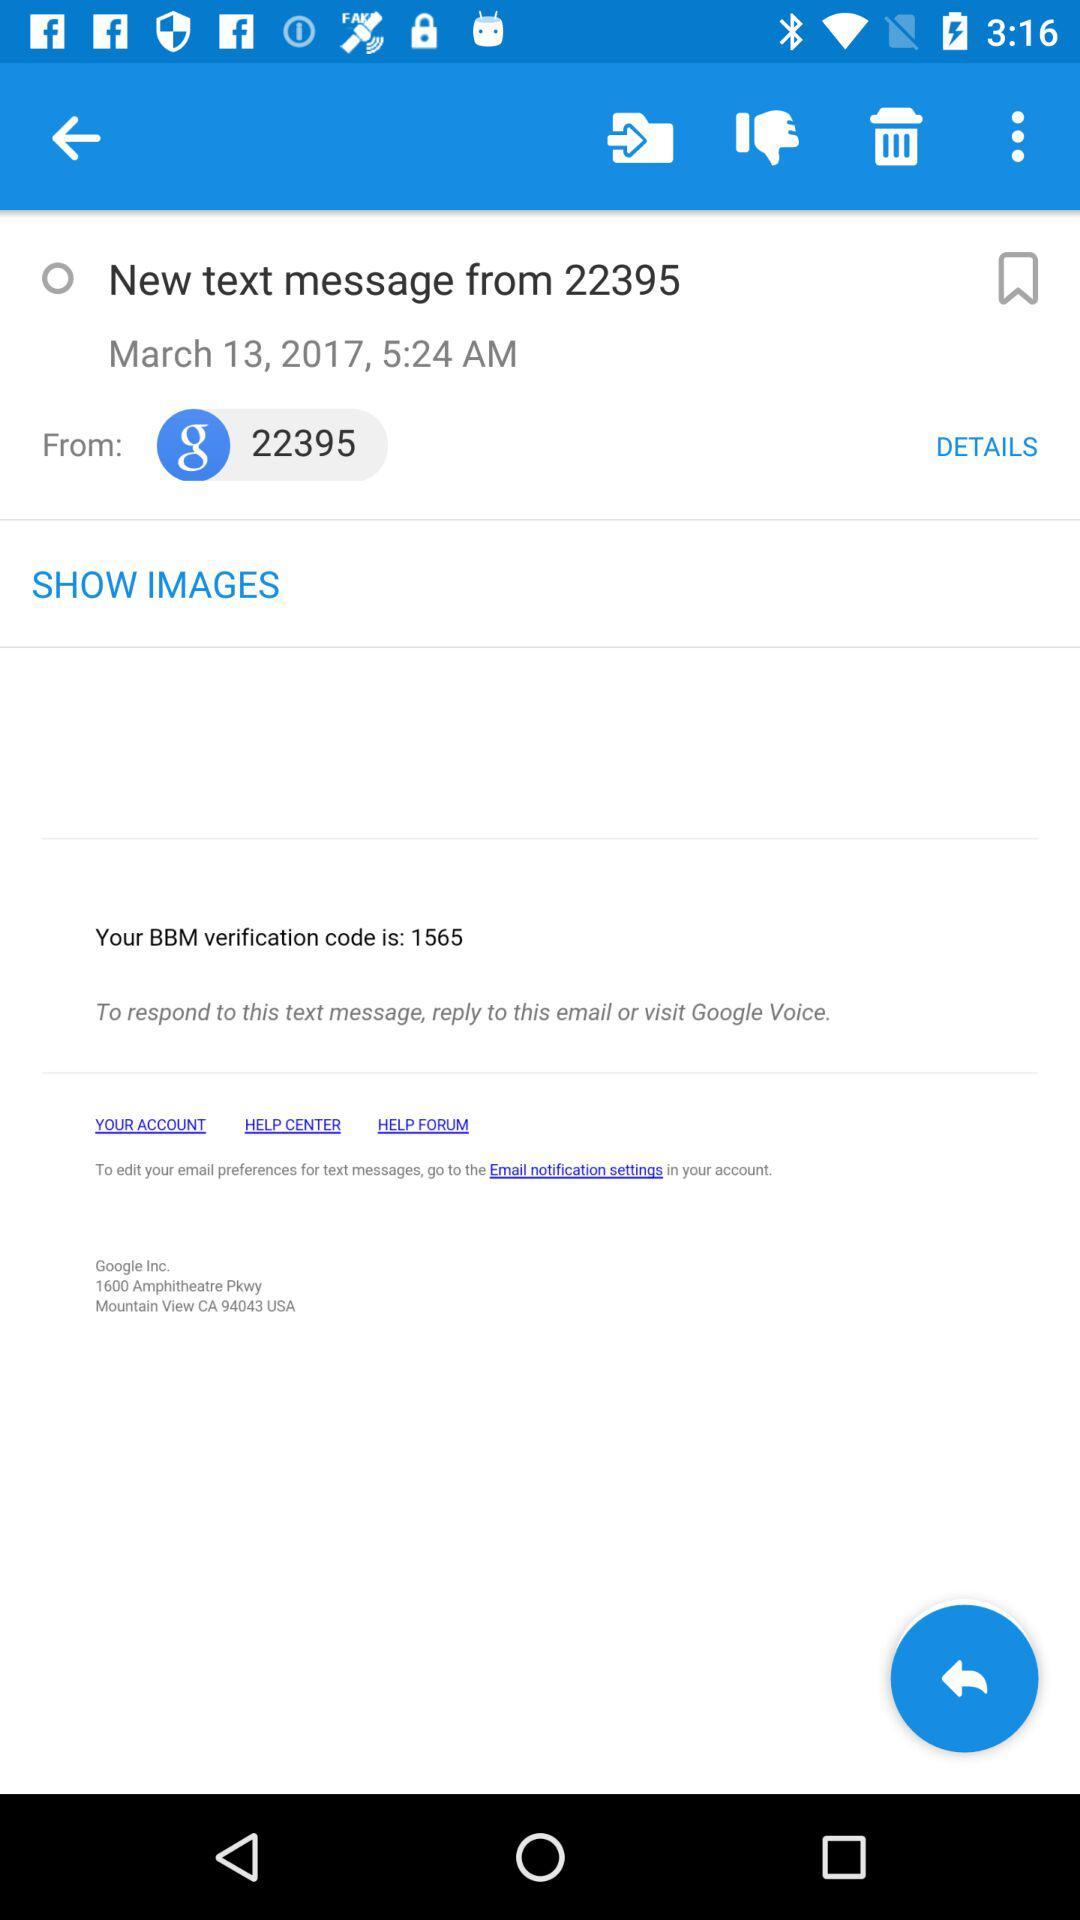  Describe the element at coordinates (540, 1238) in the screenshot. I see `go back` at that location.